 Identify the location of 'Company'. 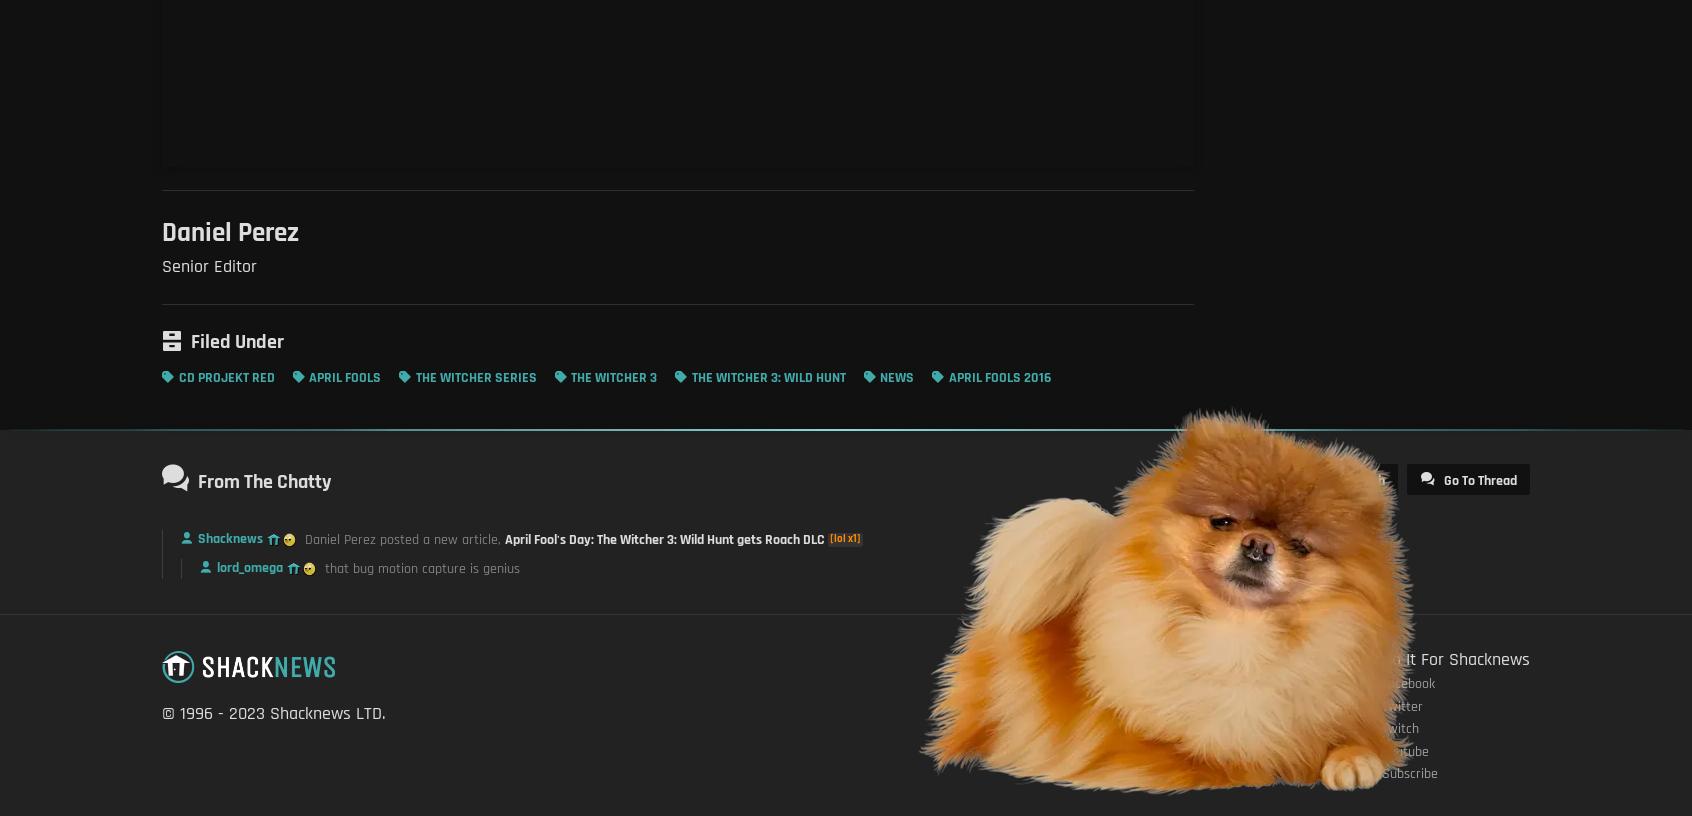
(1241, 658).